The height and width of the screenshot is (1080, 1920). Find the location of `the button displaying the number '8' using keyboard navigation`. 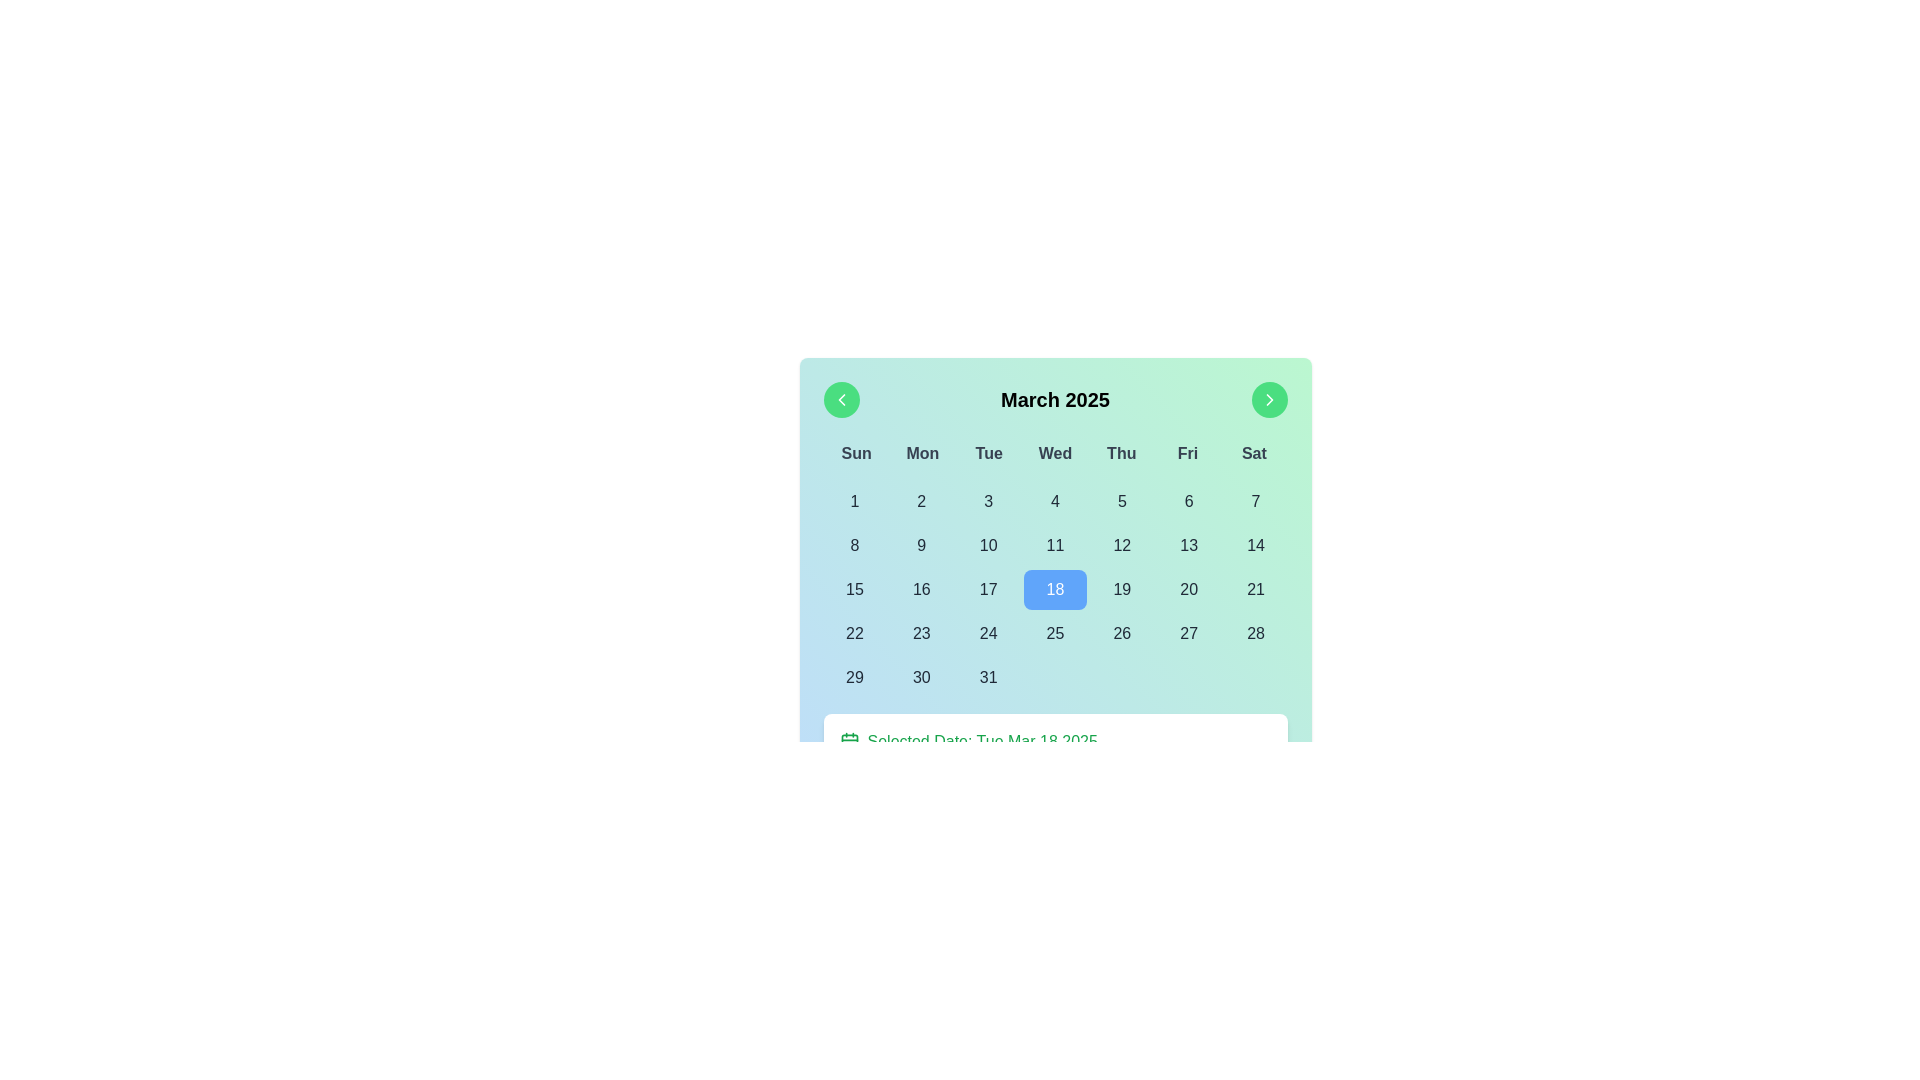

the button displaying the number '8' using keyboard navigation is located at coordinates (854, 546).